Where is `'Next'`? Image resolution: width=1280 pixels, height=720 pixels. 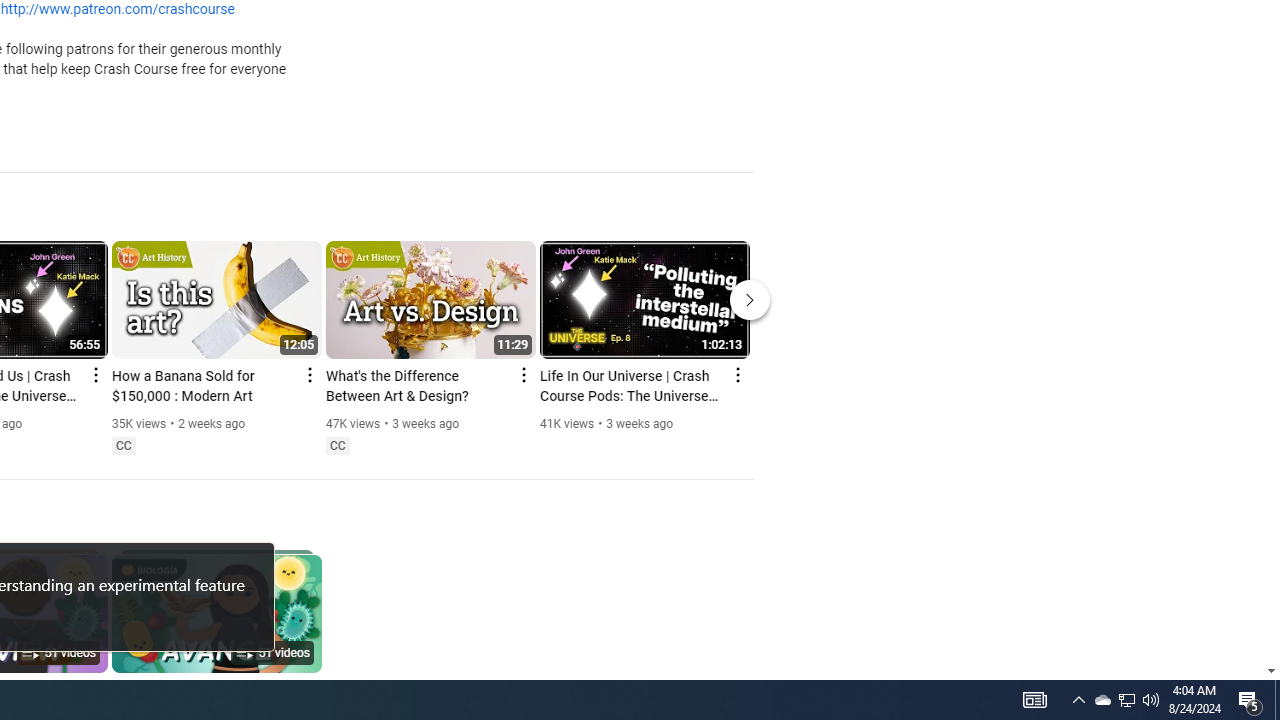
'Next' is located at coordinates (749, 299).